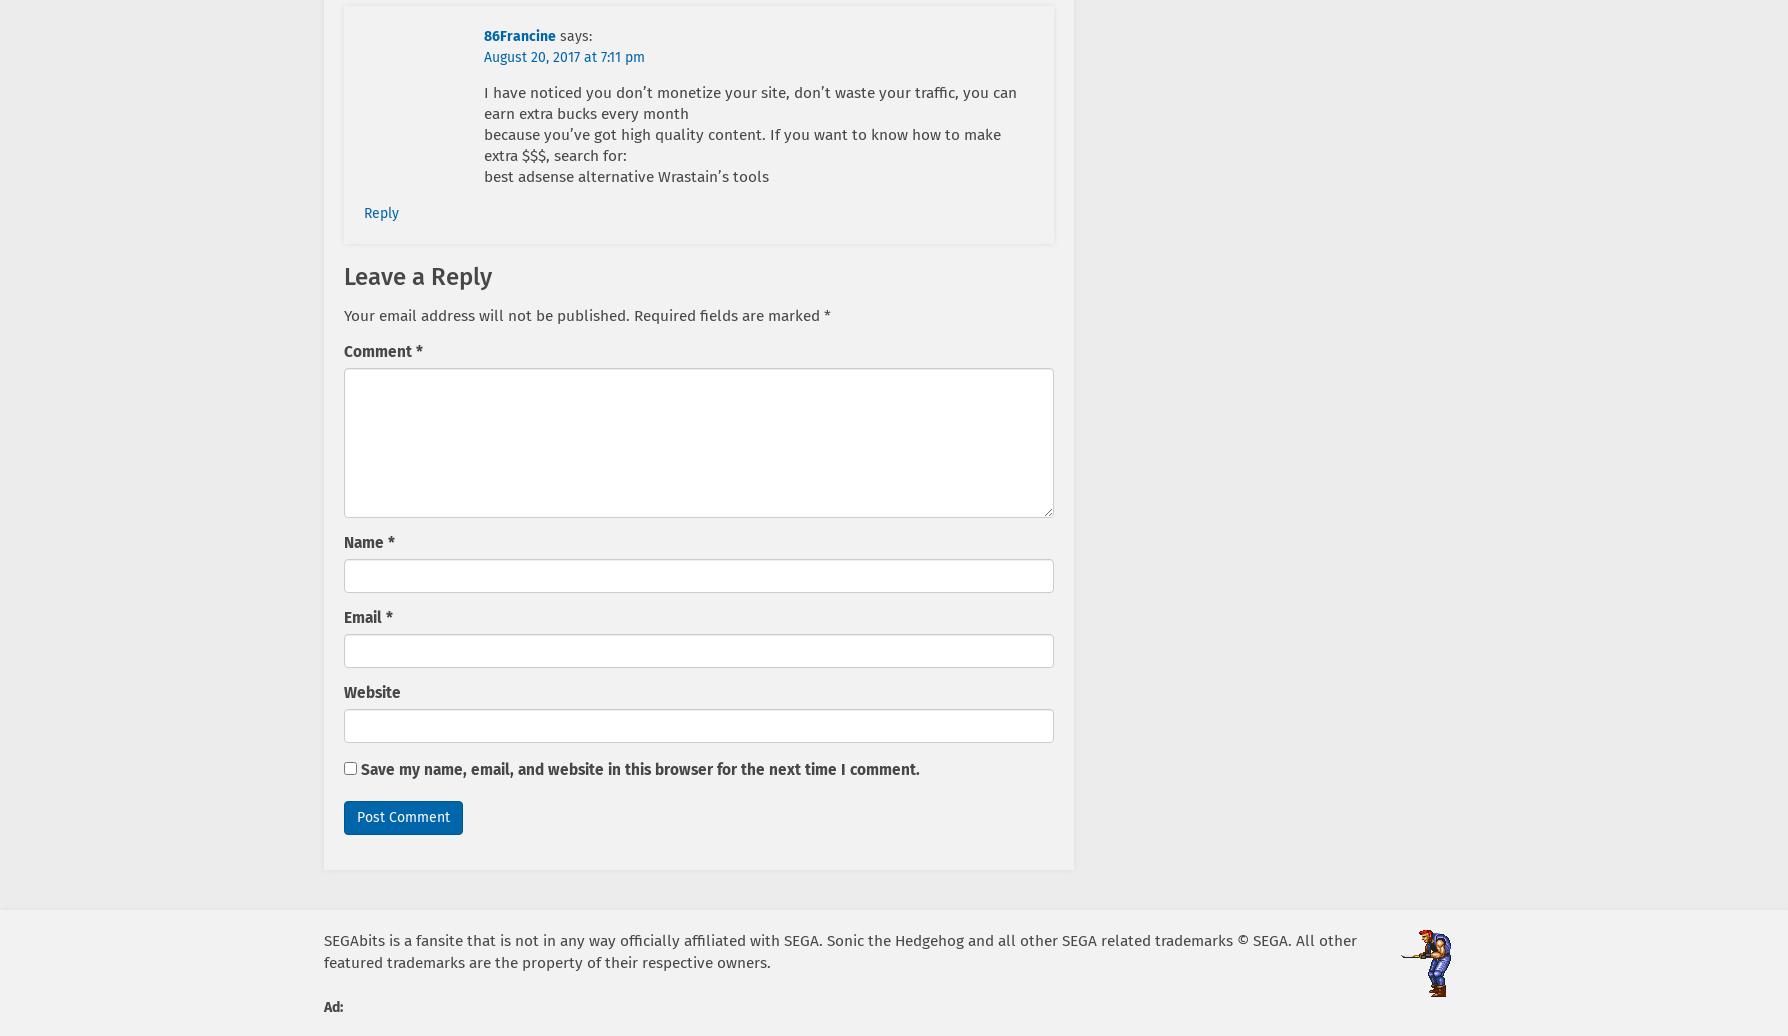 The image size is (1788, 1036). I want to click on 'Website', so click(371, 692).